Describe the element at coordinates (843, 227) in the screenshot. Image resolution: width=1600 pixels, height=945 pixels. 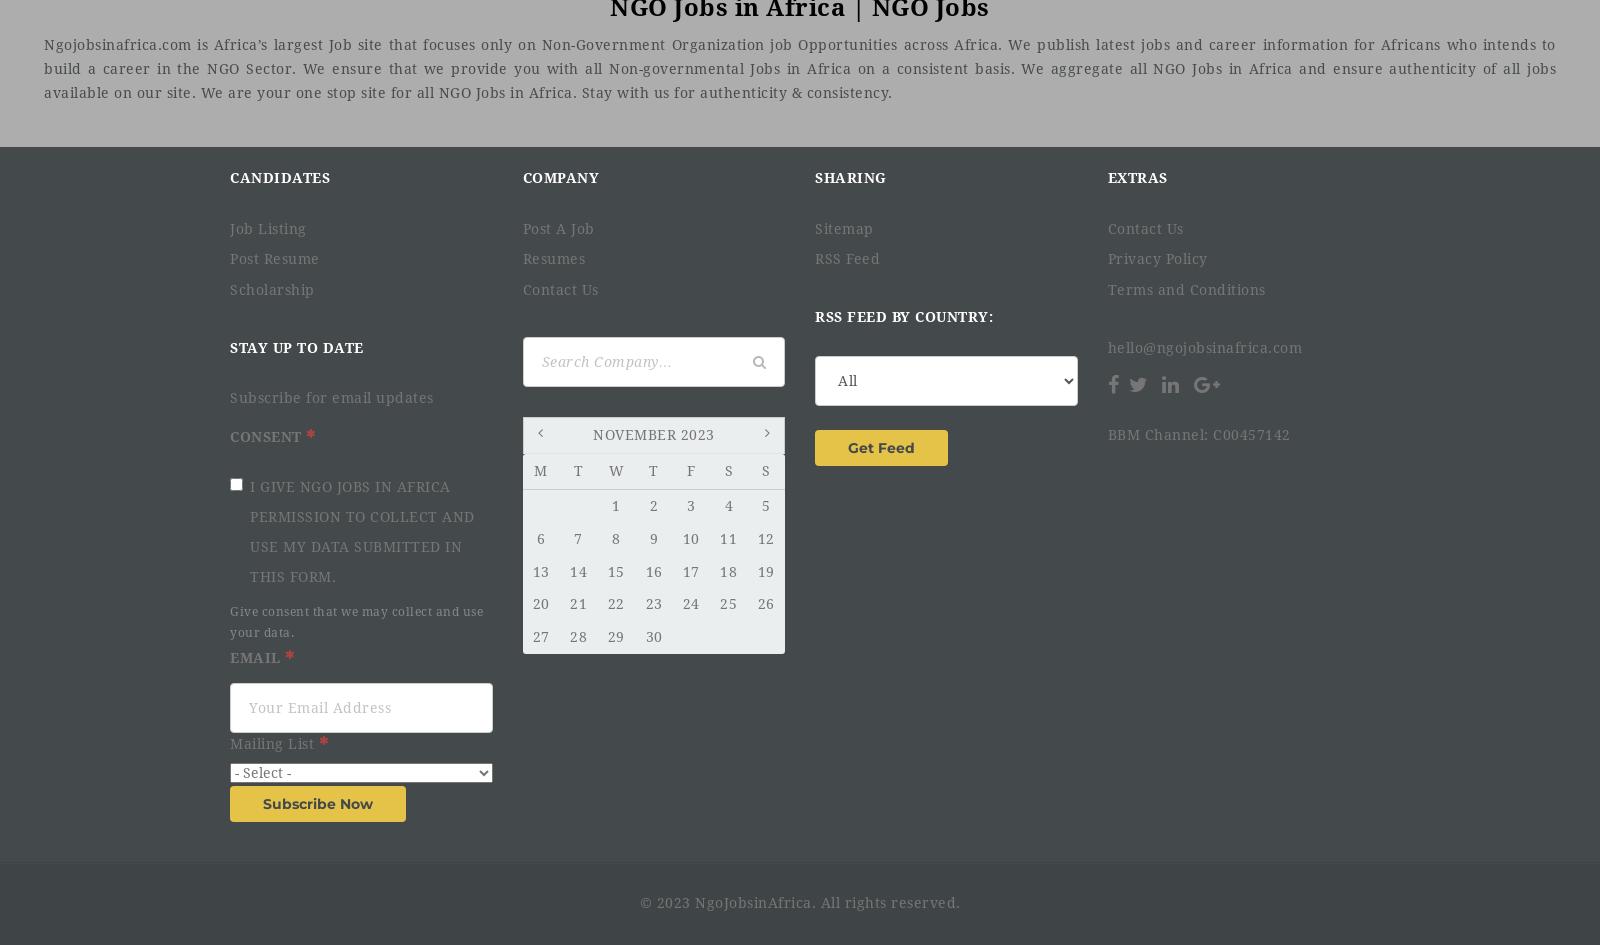
I see `'Sitemap'` at that location.